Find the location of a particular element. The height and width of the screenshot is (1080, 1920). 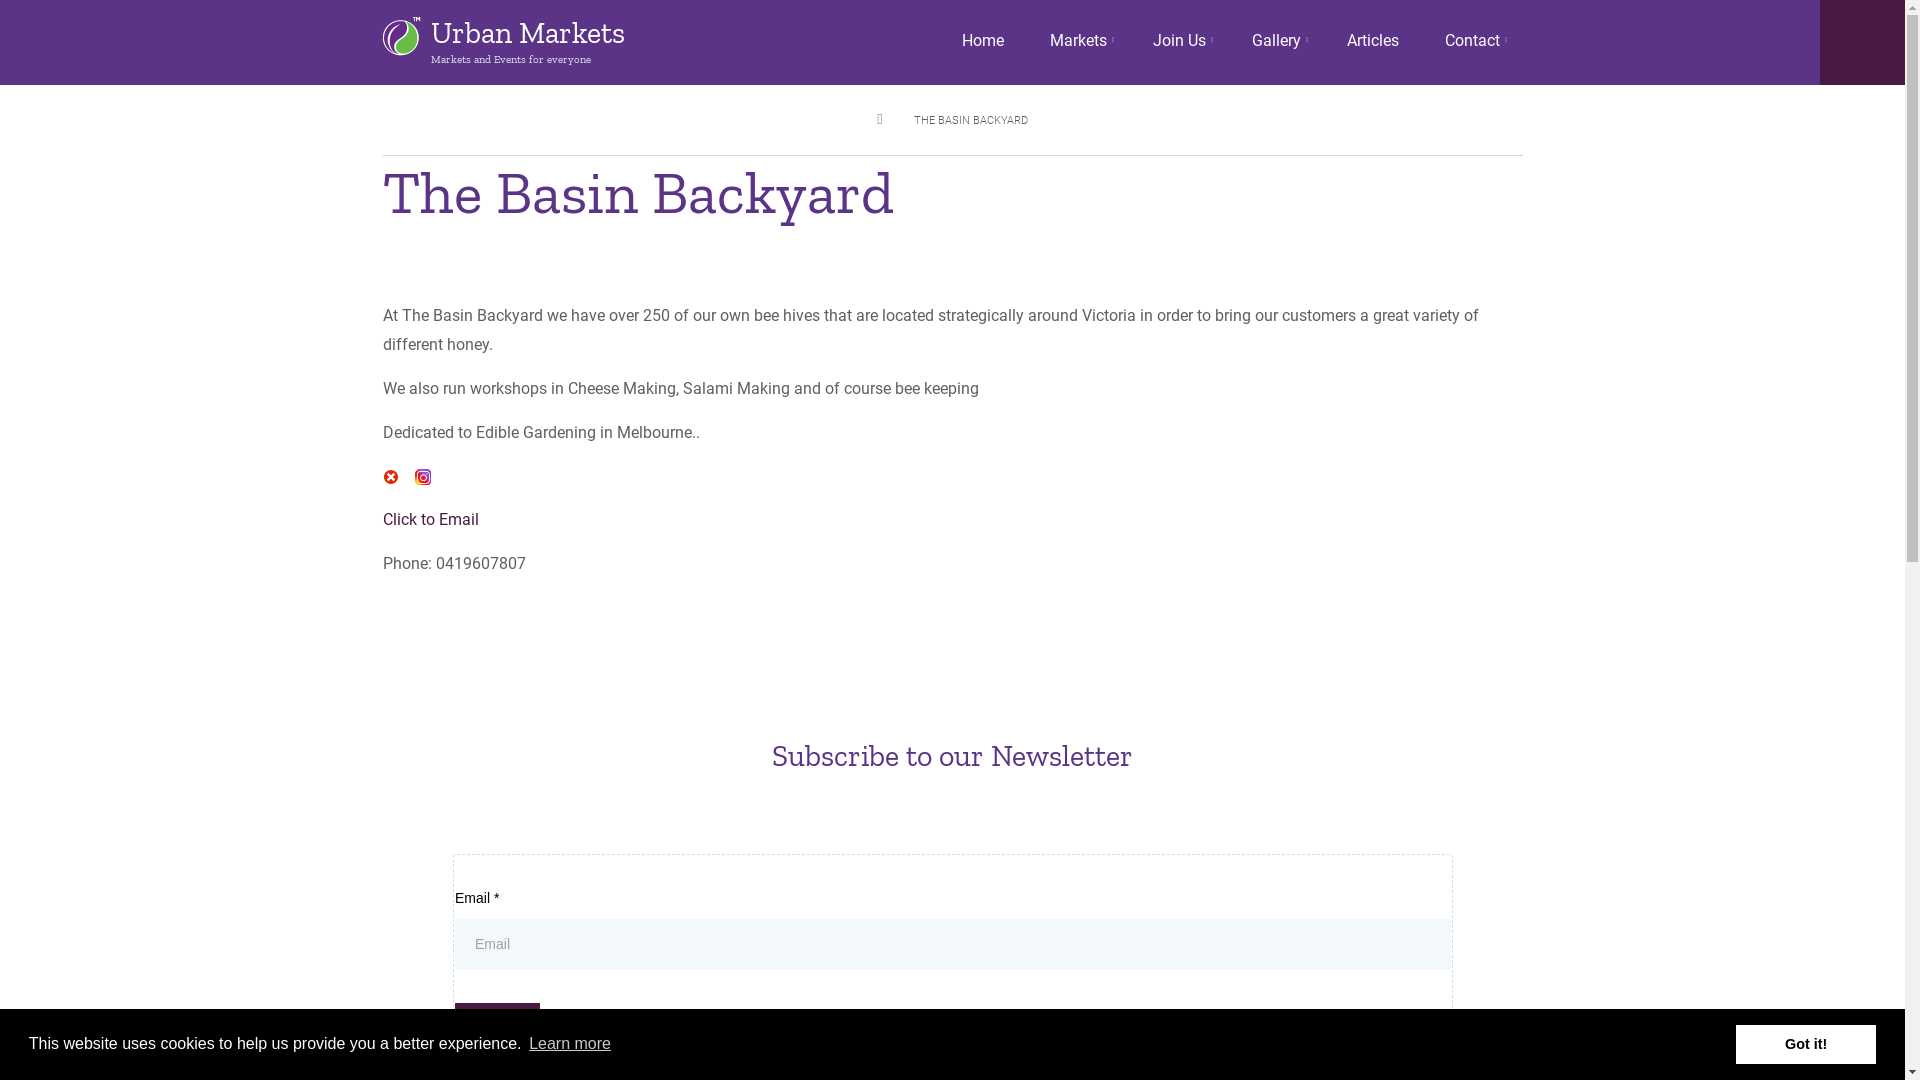

'Articles' is located at coordinates (1371, 41).